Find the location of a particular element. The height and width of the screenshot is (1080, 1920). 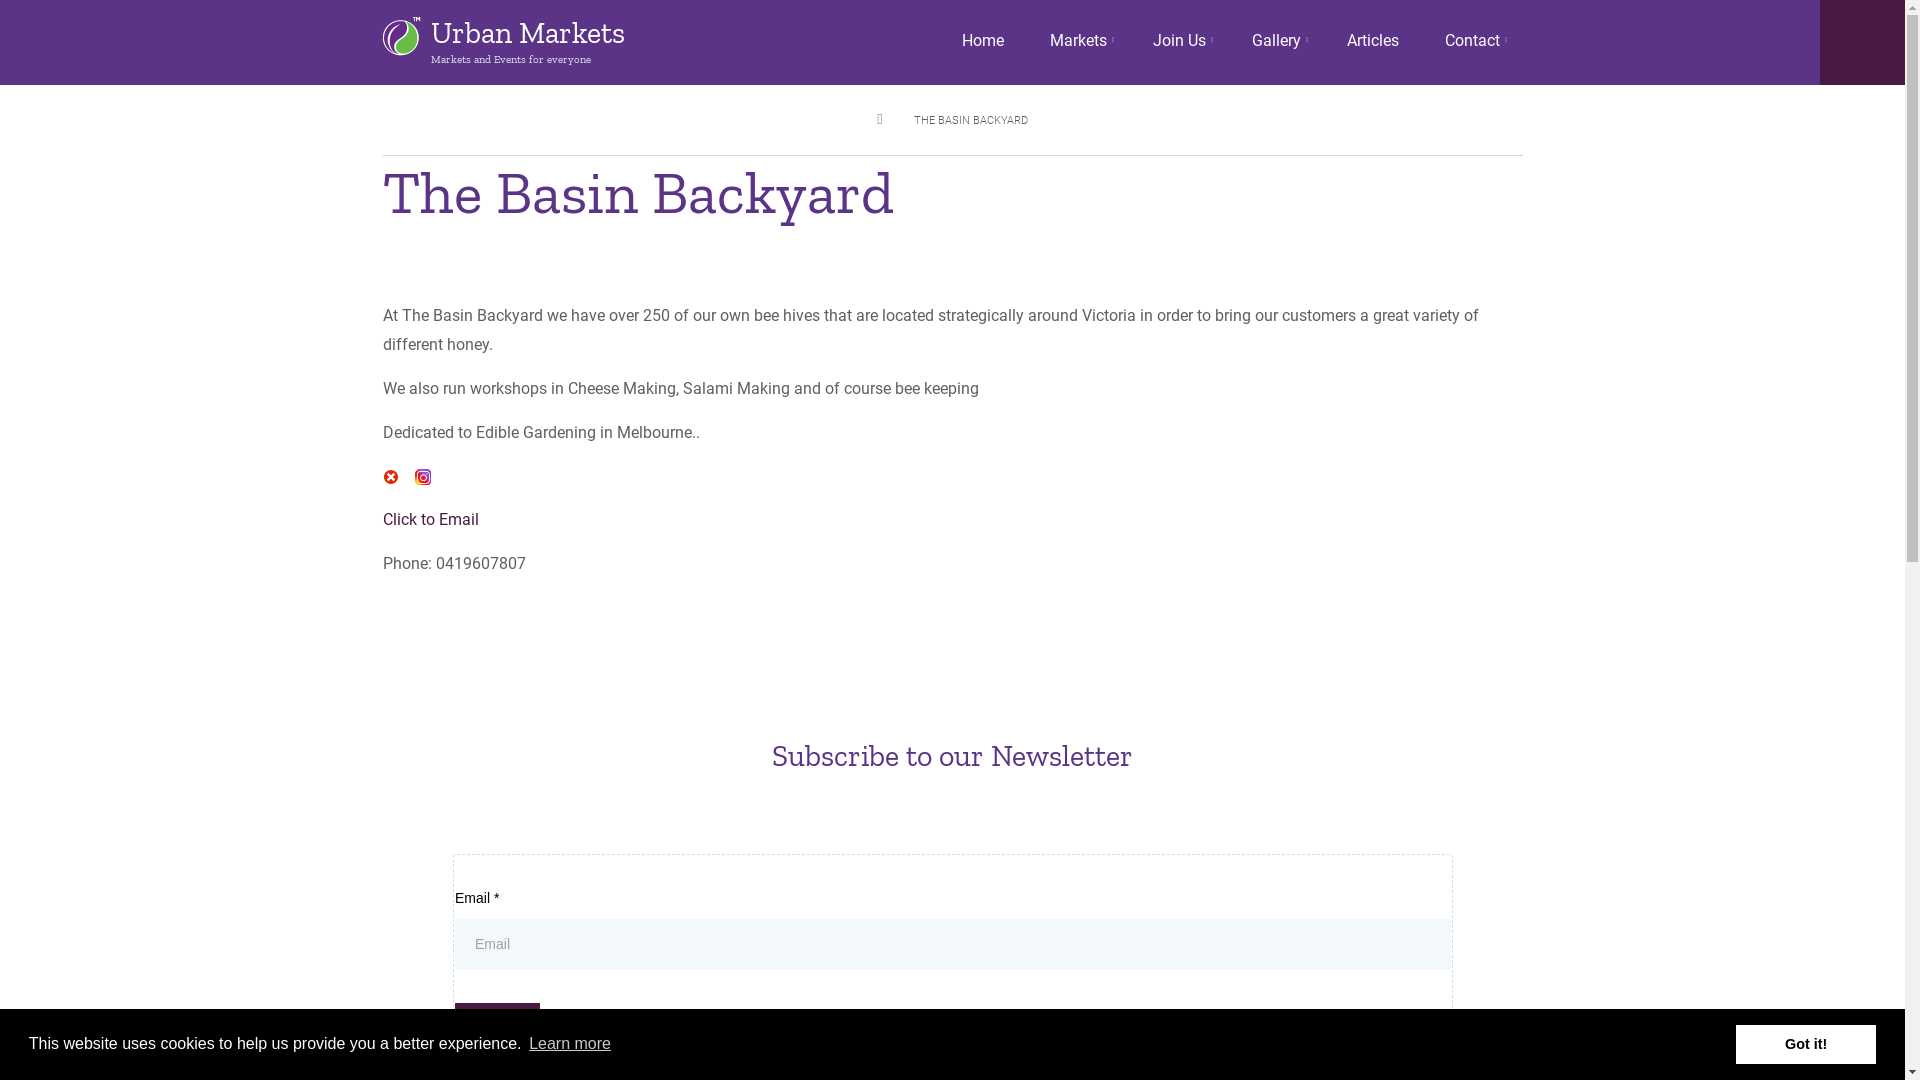

'Articles' is located at coordinates (1371, 41).